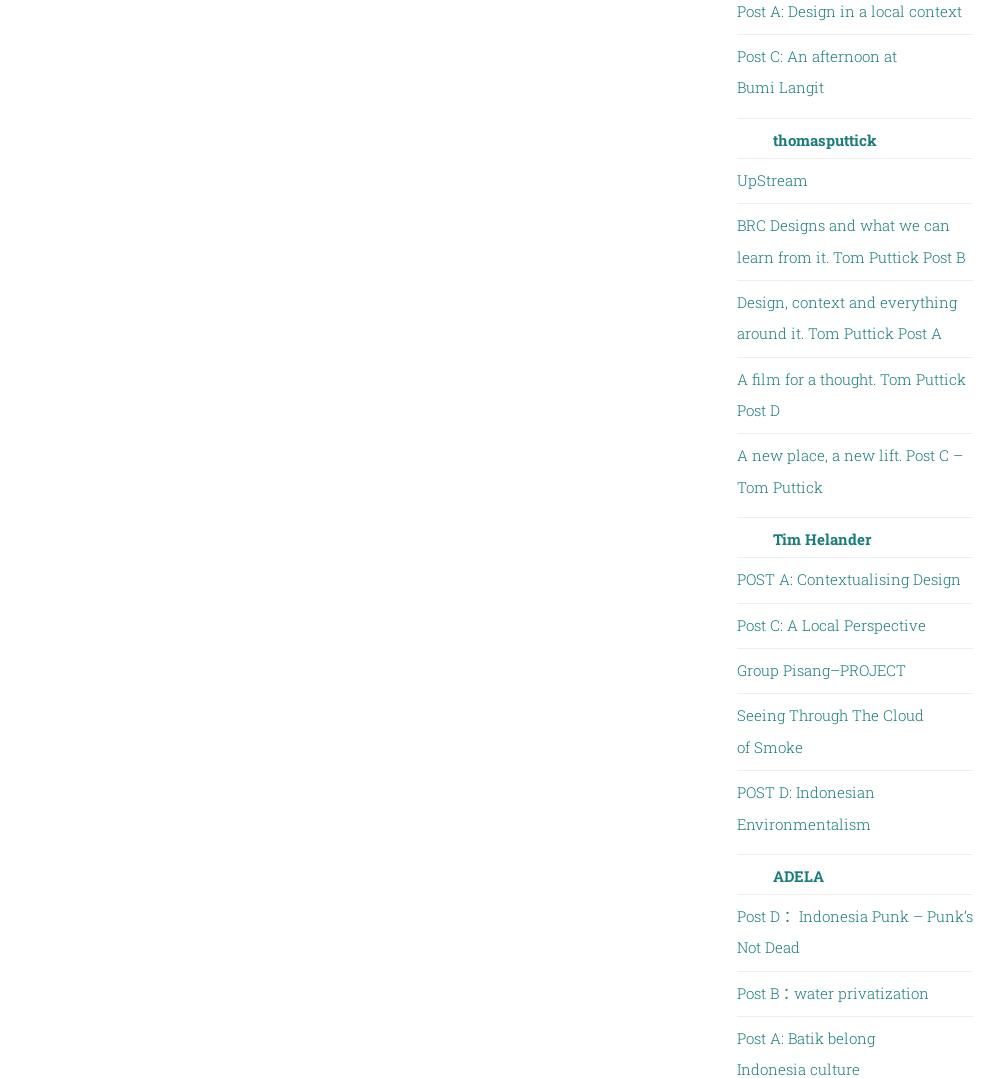 The width and height of the screenshot is (1000, 1078). Describe the element at coordinates (819, 669) in the screenshot. I see `'Group Pisang–PROJECT'` at that location.